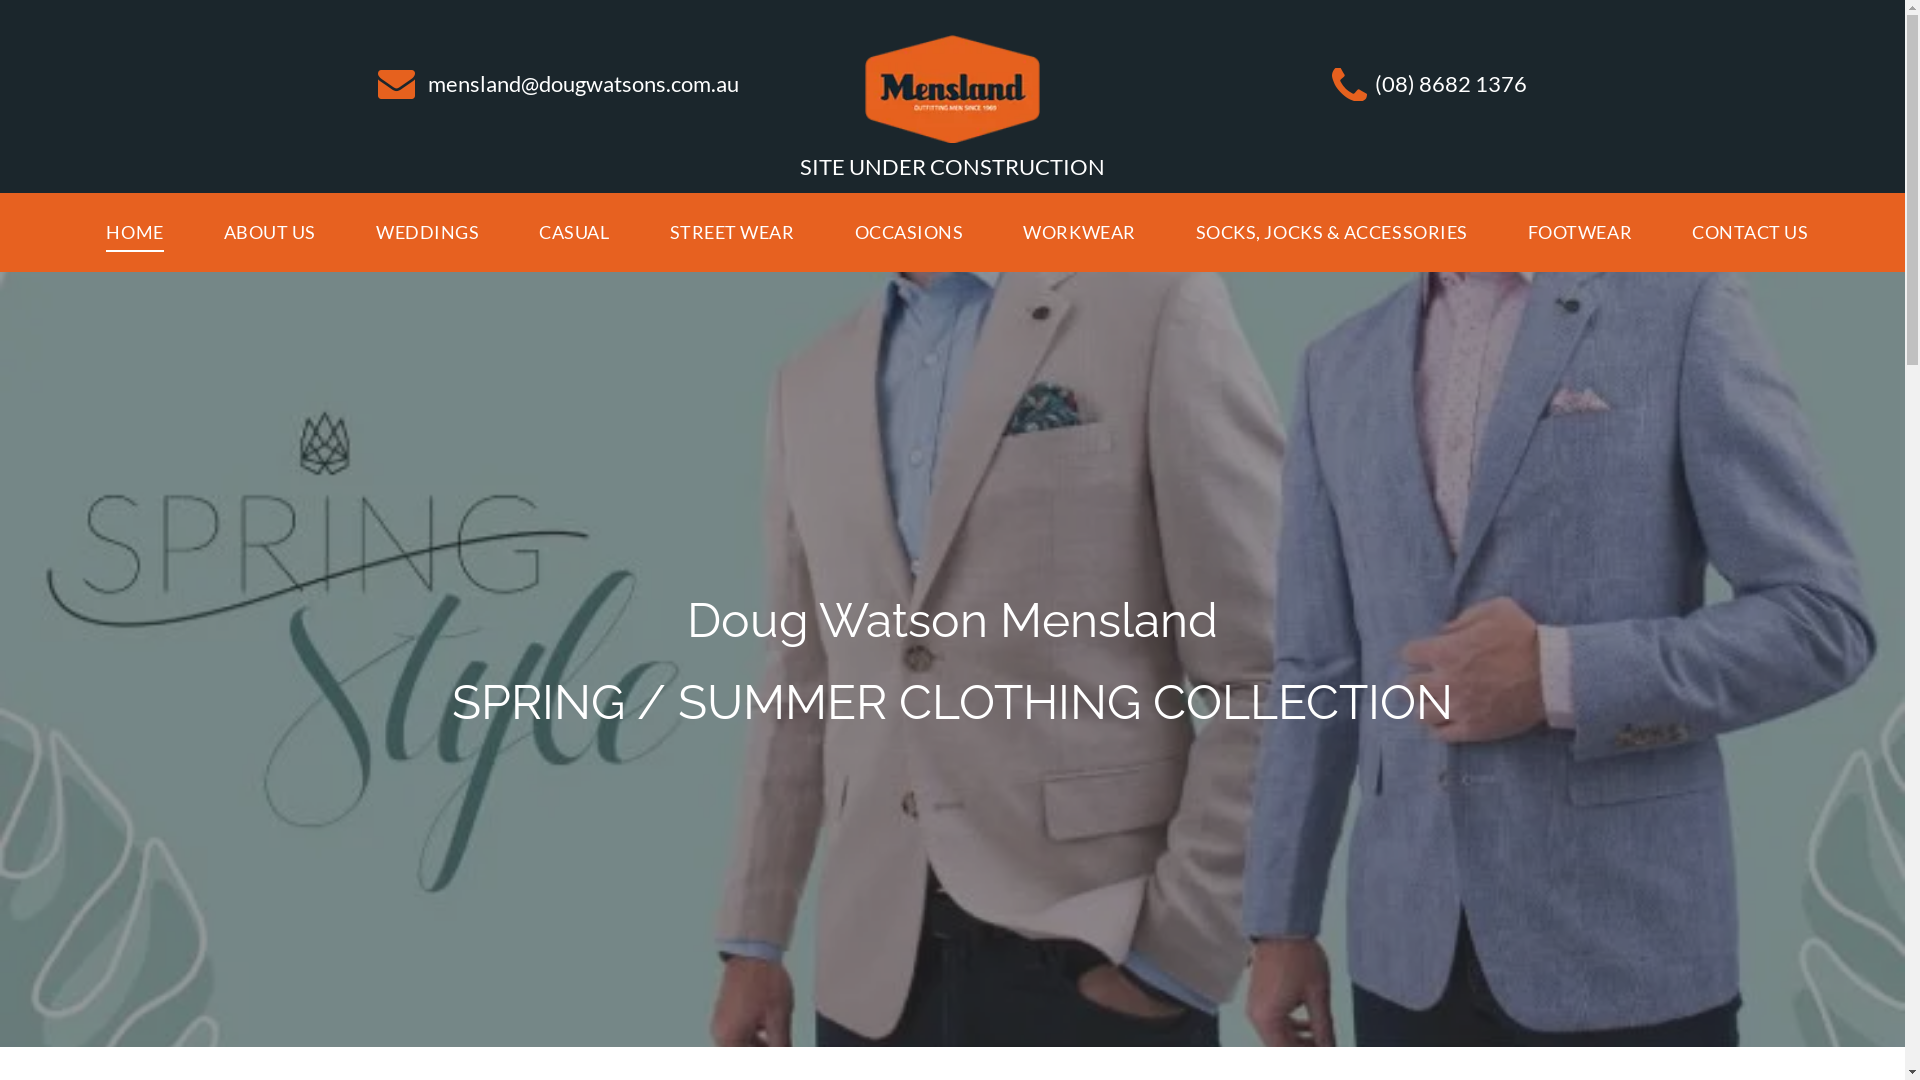 This screenshot has width=1920, height=1080. Describe the element at coordinates (426, 231) in the screenshot. I see `'WEDDINGS'` at that location.